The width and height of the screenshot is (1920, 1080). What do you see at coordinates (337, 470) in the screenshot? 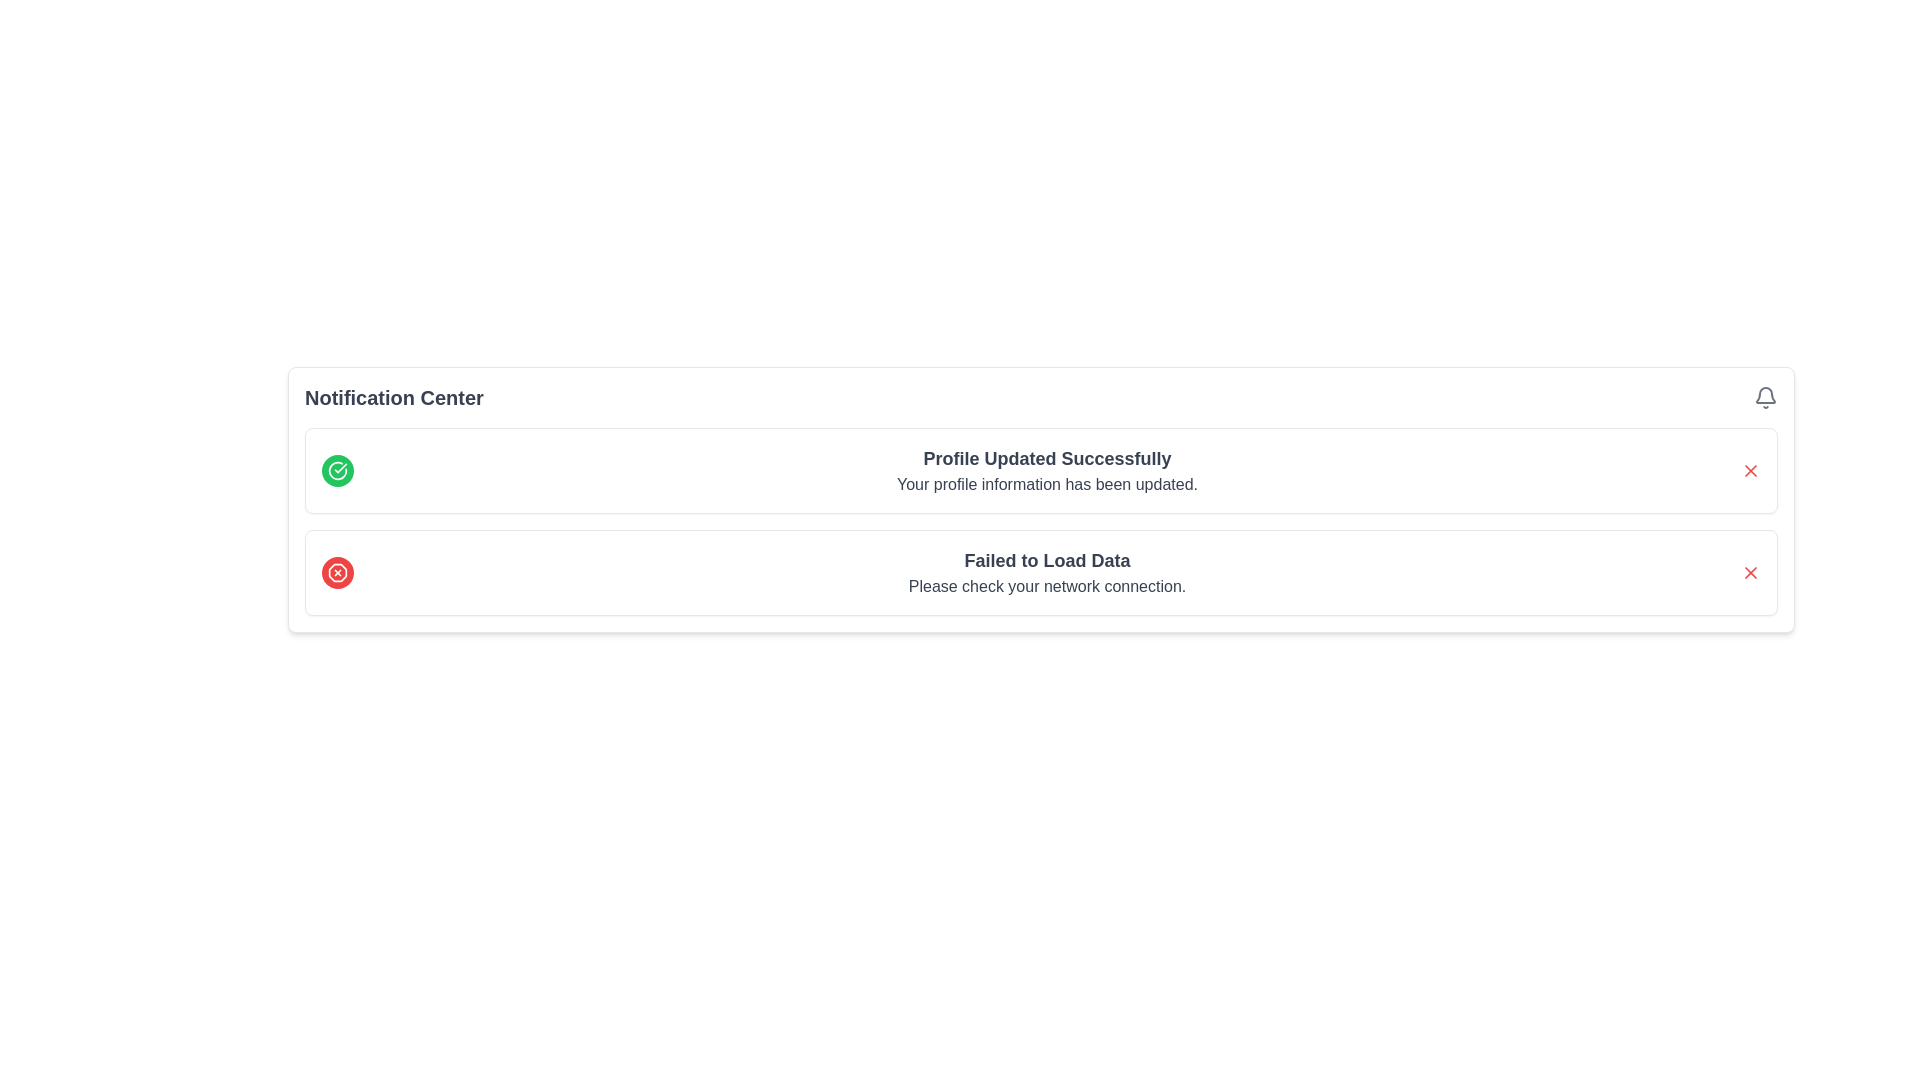
I see `the circular green Status indicator icon with a white checkmark, located to the left of the 'Profile Updated Successfully' notification in the notification center` at bounding box center [337, 470].